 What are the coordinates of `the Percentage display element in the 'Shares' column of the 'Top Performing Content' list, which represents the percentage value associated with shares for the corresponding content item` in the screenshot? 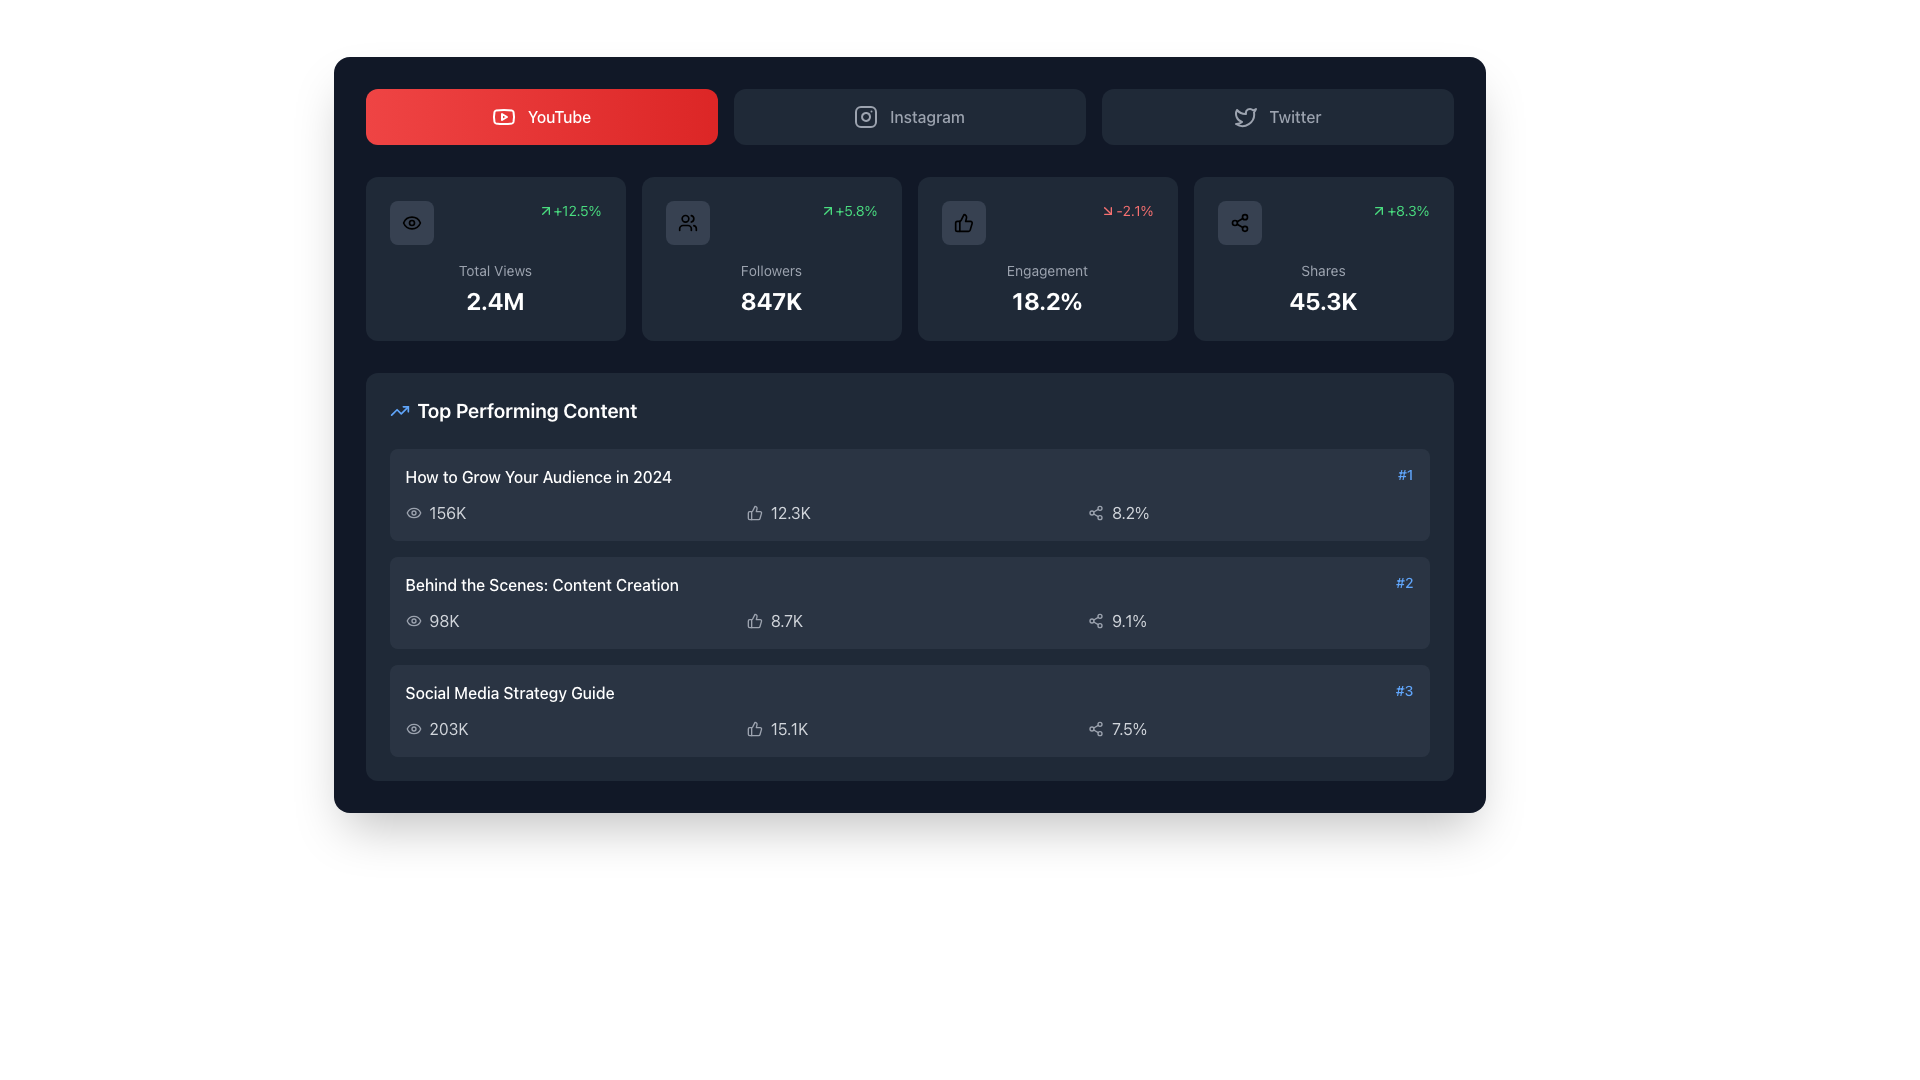 It's located at (1249, 620).